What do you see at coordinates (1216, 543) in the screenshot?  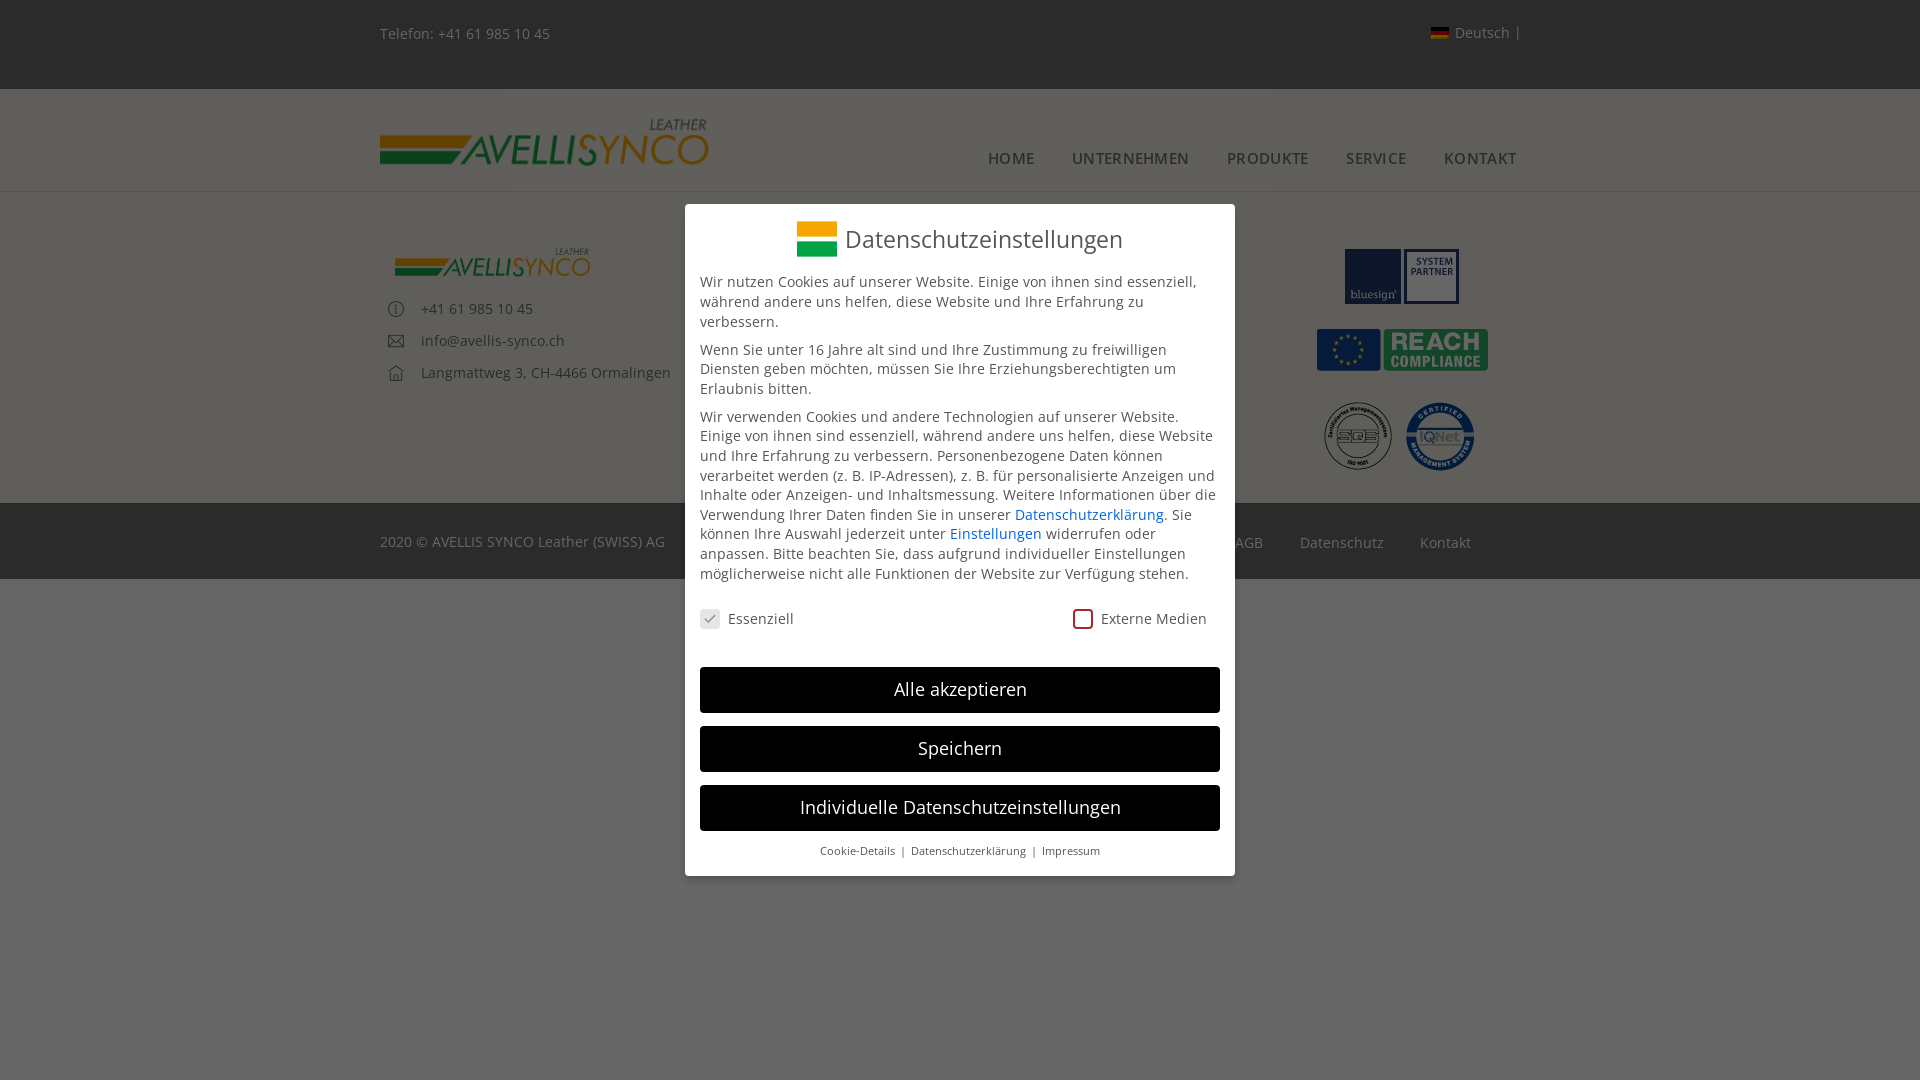 I see `'AGB'` at bounding box center [1216, 543].